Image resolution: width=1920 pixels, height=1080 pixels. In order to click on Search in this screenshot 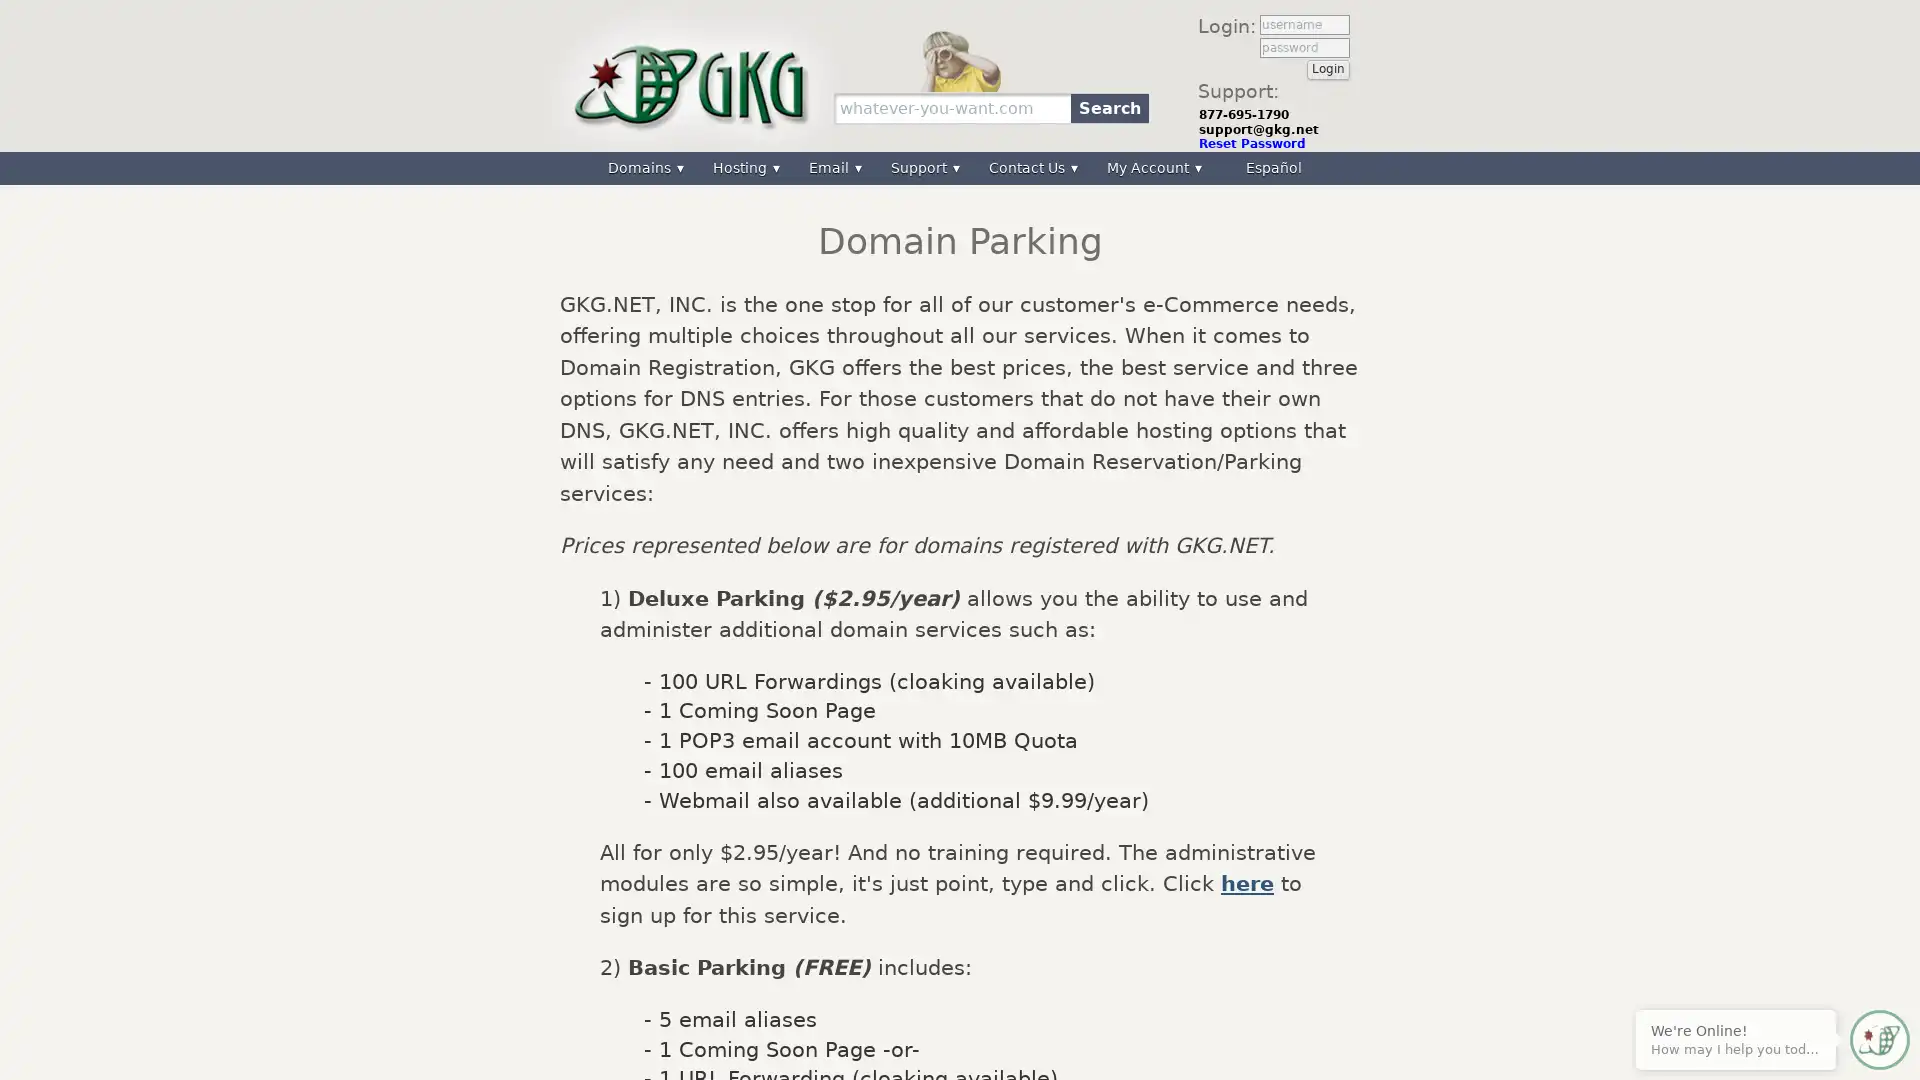, I will do `click(1108, 107)`.